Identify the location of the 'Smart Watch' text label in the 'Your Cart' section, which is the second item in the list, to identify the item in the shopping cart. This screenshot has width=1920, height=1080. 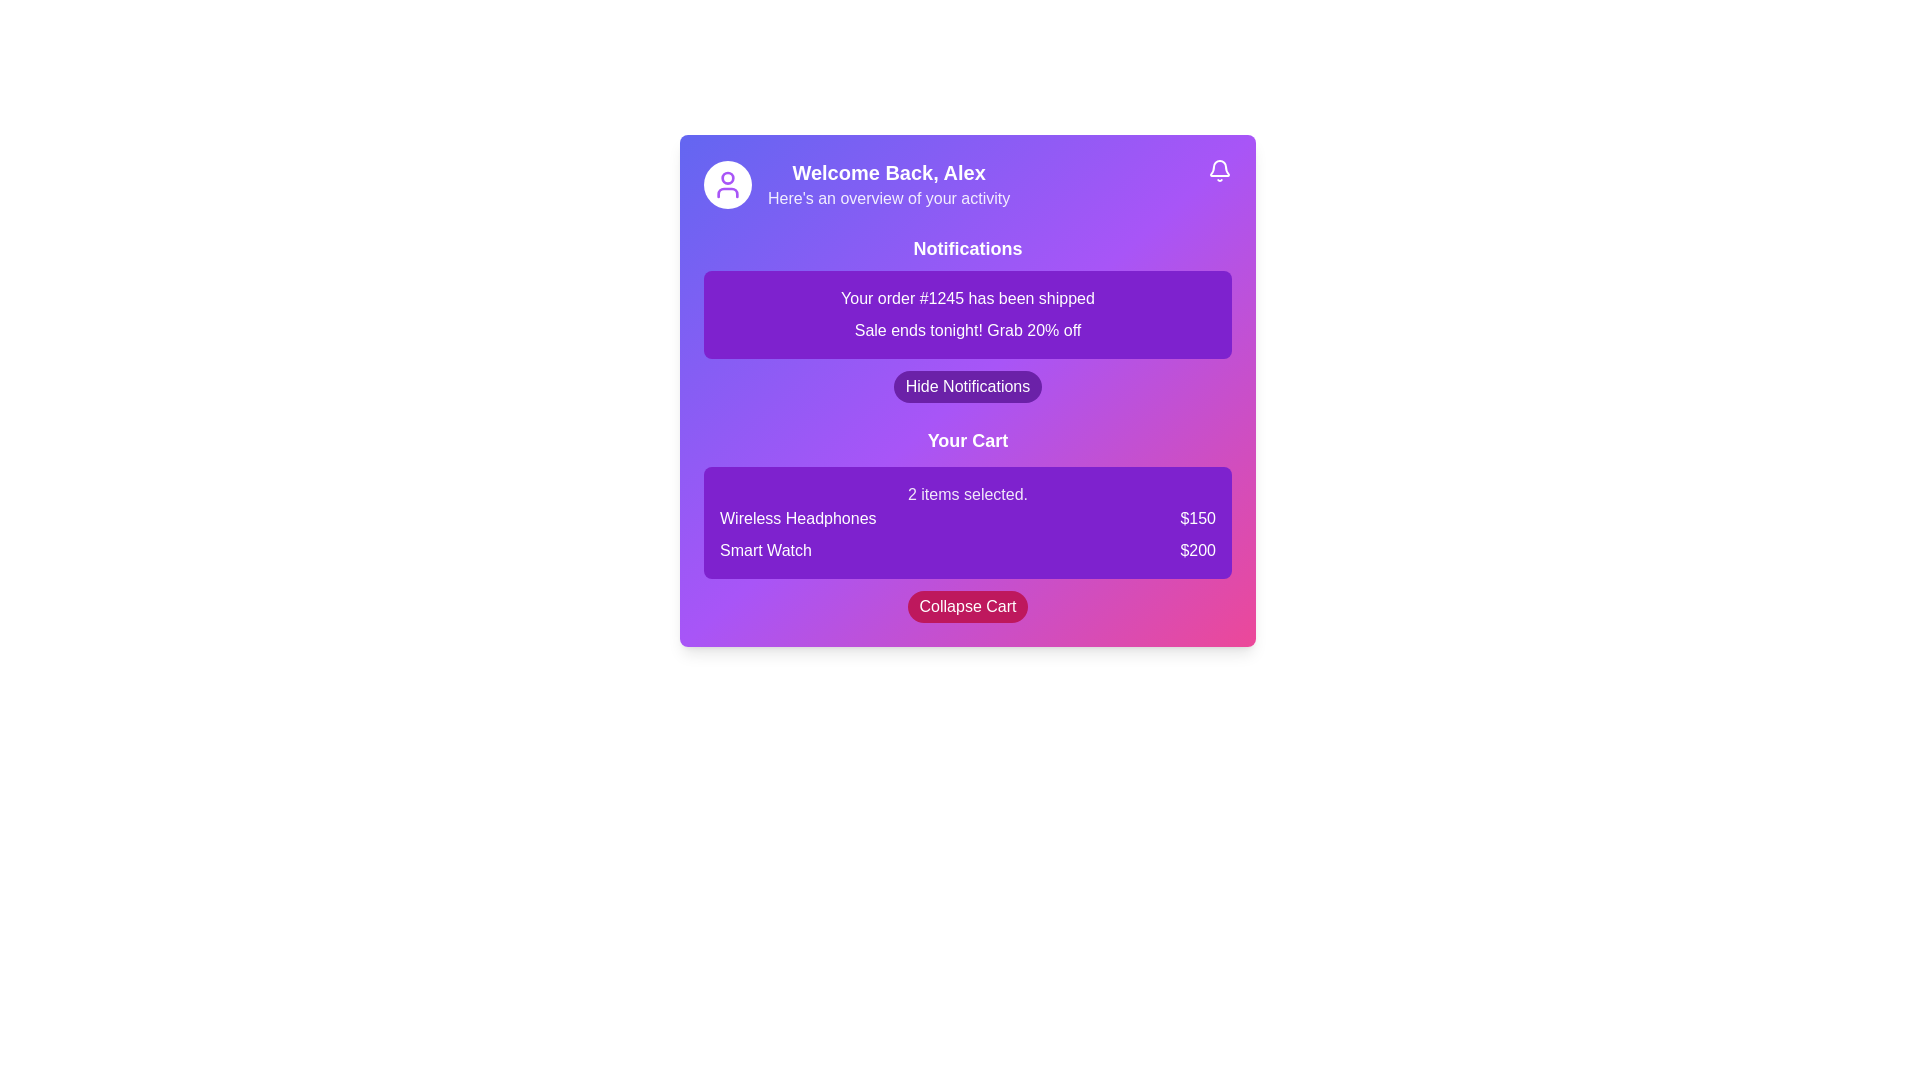
(764, 551).